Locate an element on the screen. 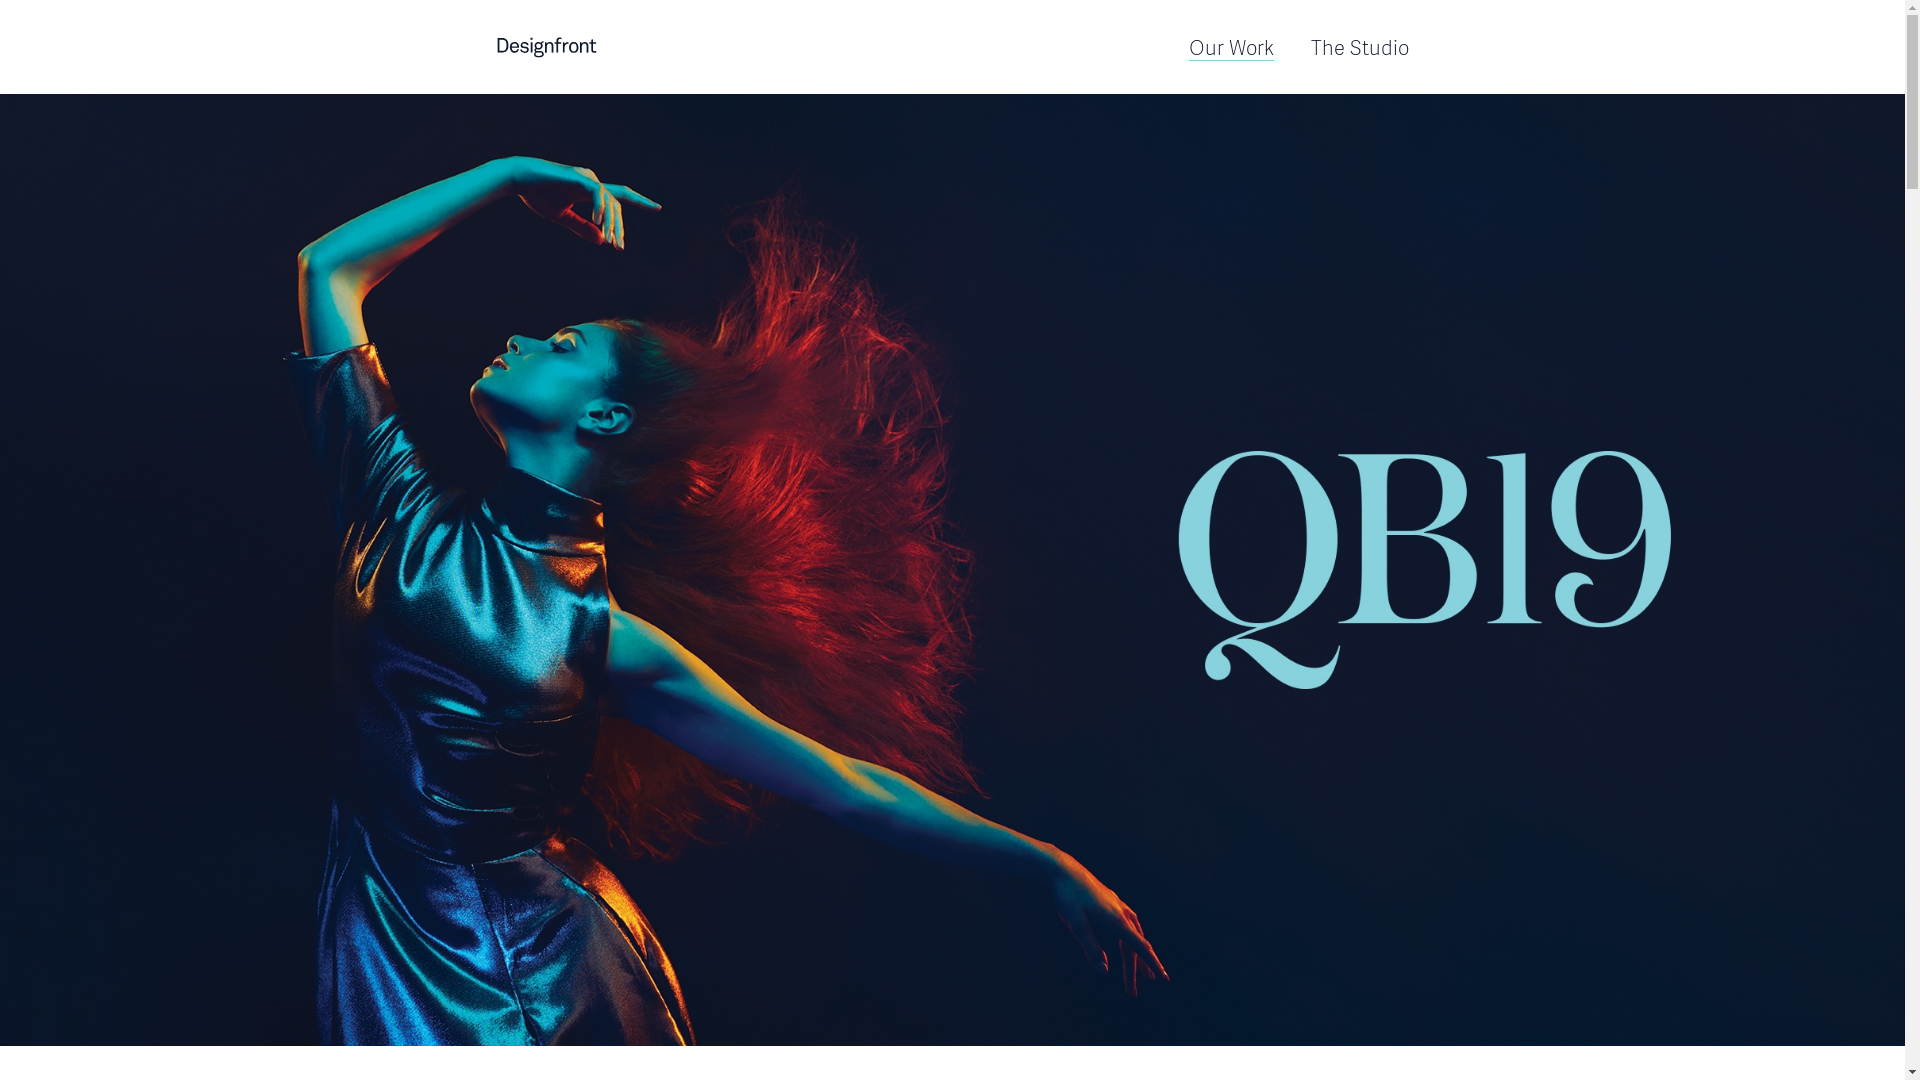 The width and height of the screenshot is (1920, 1080). 'Our Work' is located at coordinates (1229, 45).